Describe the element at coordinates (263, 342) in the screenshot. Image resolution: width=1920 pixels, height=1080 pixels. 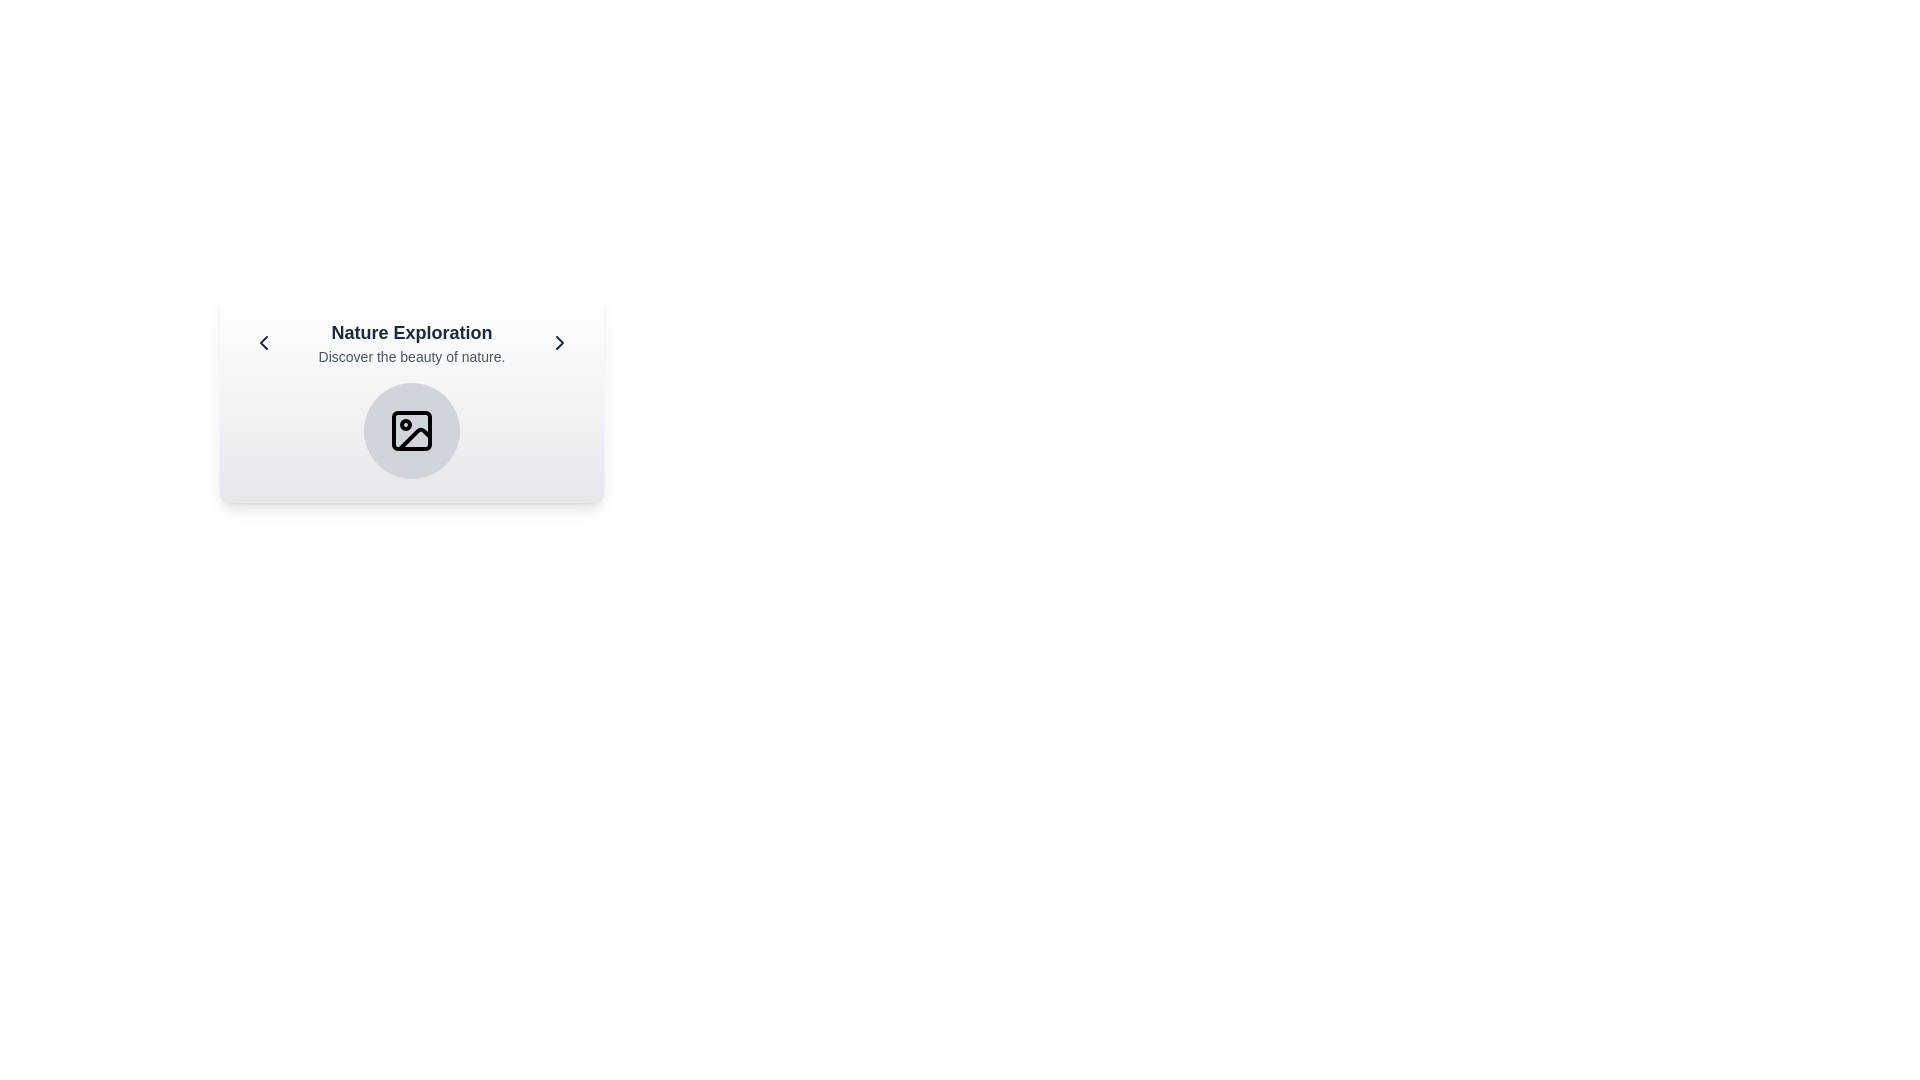
I see `the left-pointing chevron icon within the 'Nature Exploration' card` at that location.